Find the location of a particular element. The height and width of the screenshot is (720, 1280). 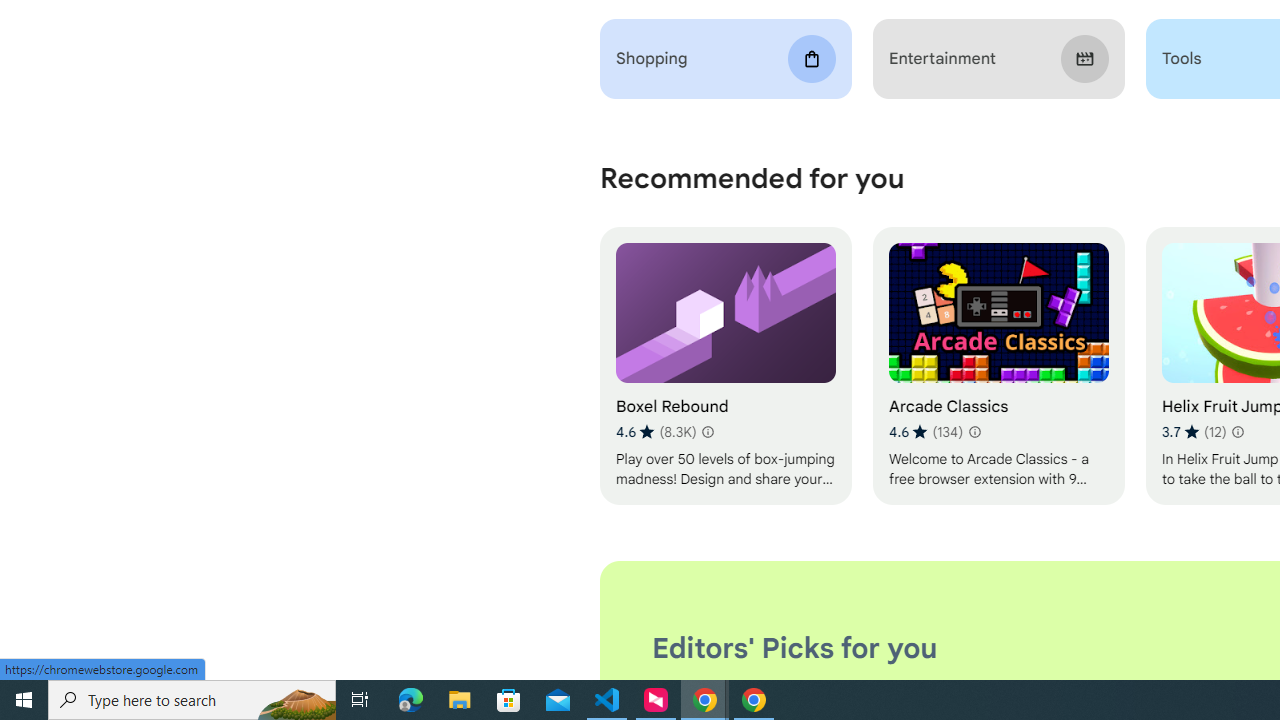

'Average rating 4.6 out of 5 stars. 8.3K ratings.' is located at coordinates (656, 431).